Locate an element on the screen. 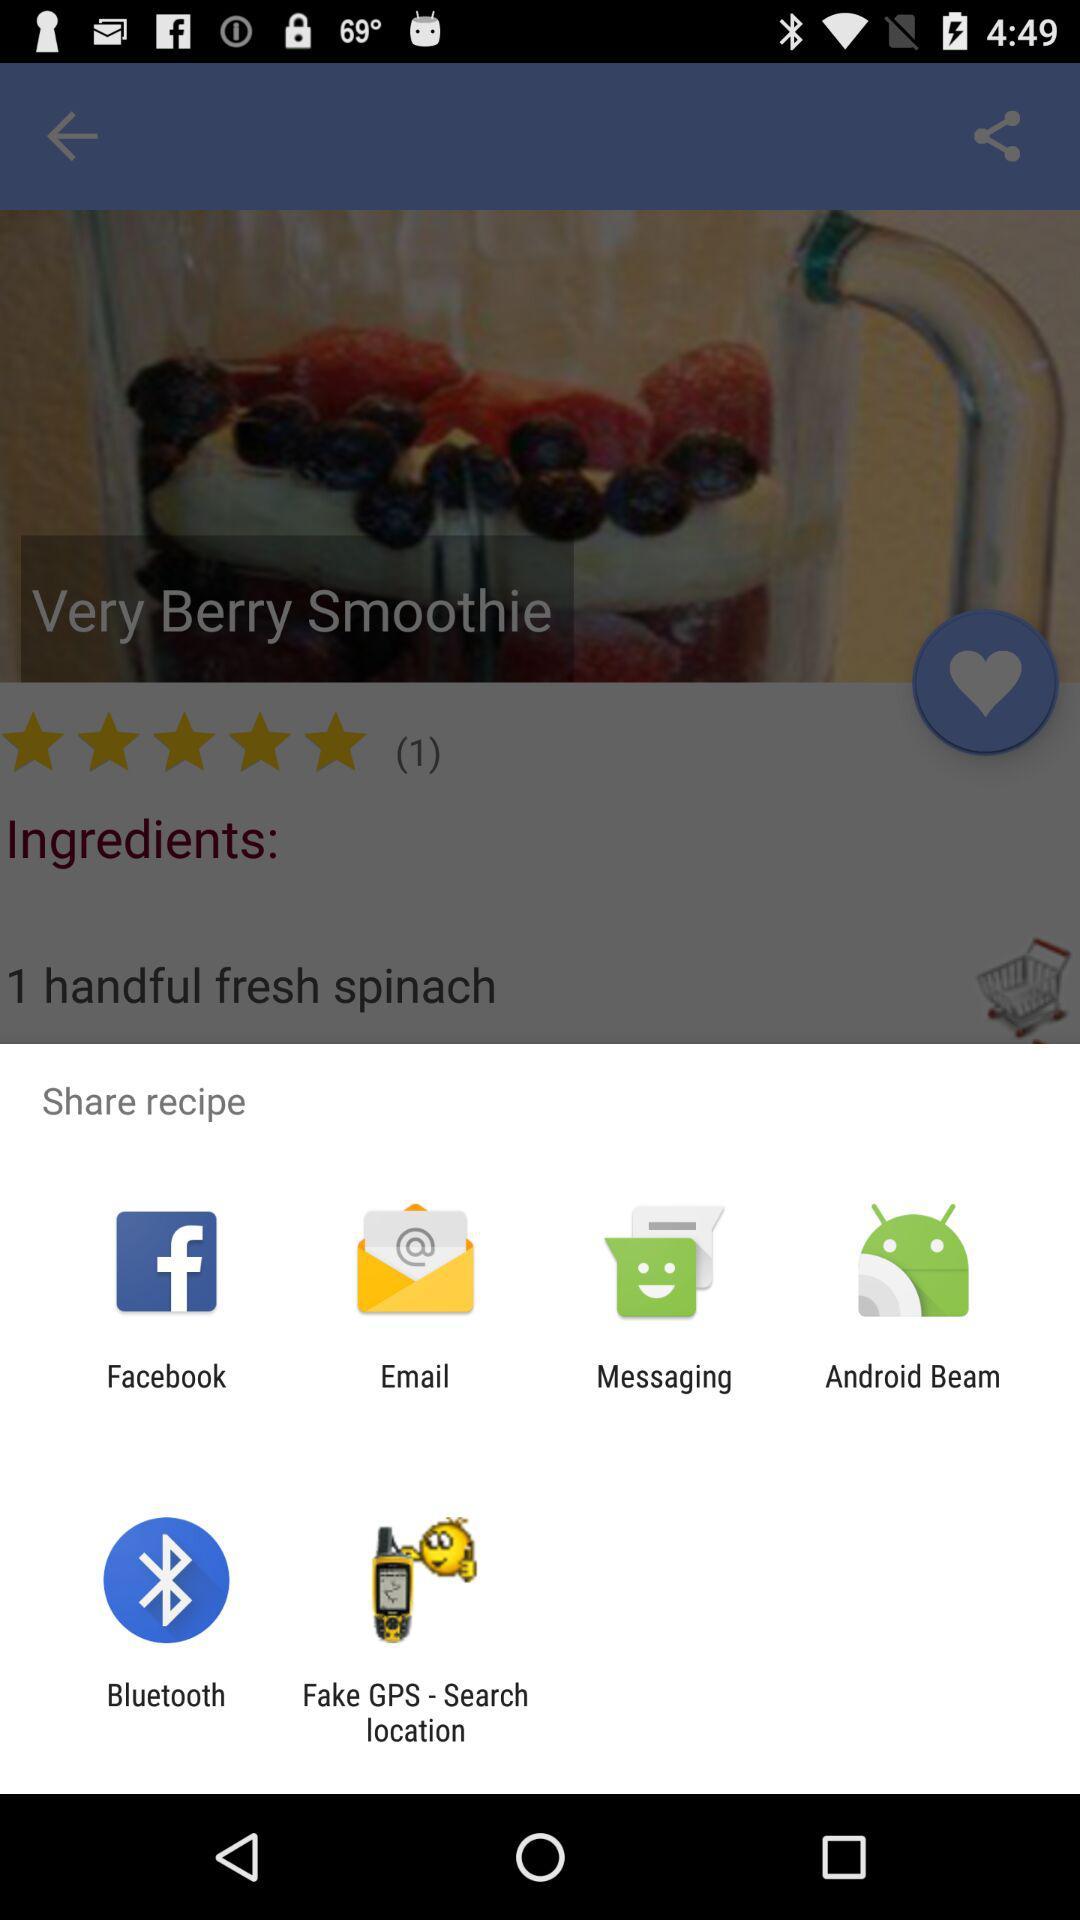 This screenshot has width=1080, height=1920. the app next to the messaging item is located at coordinates (414, 1392).